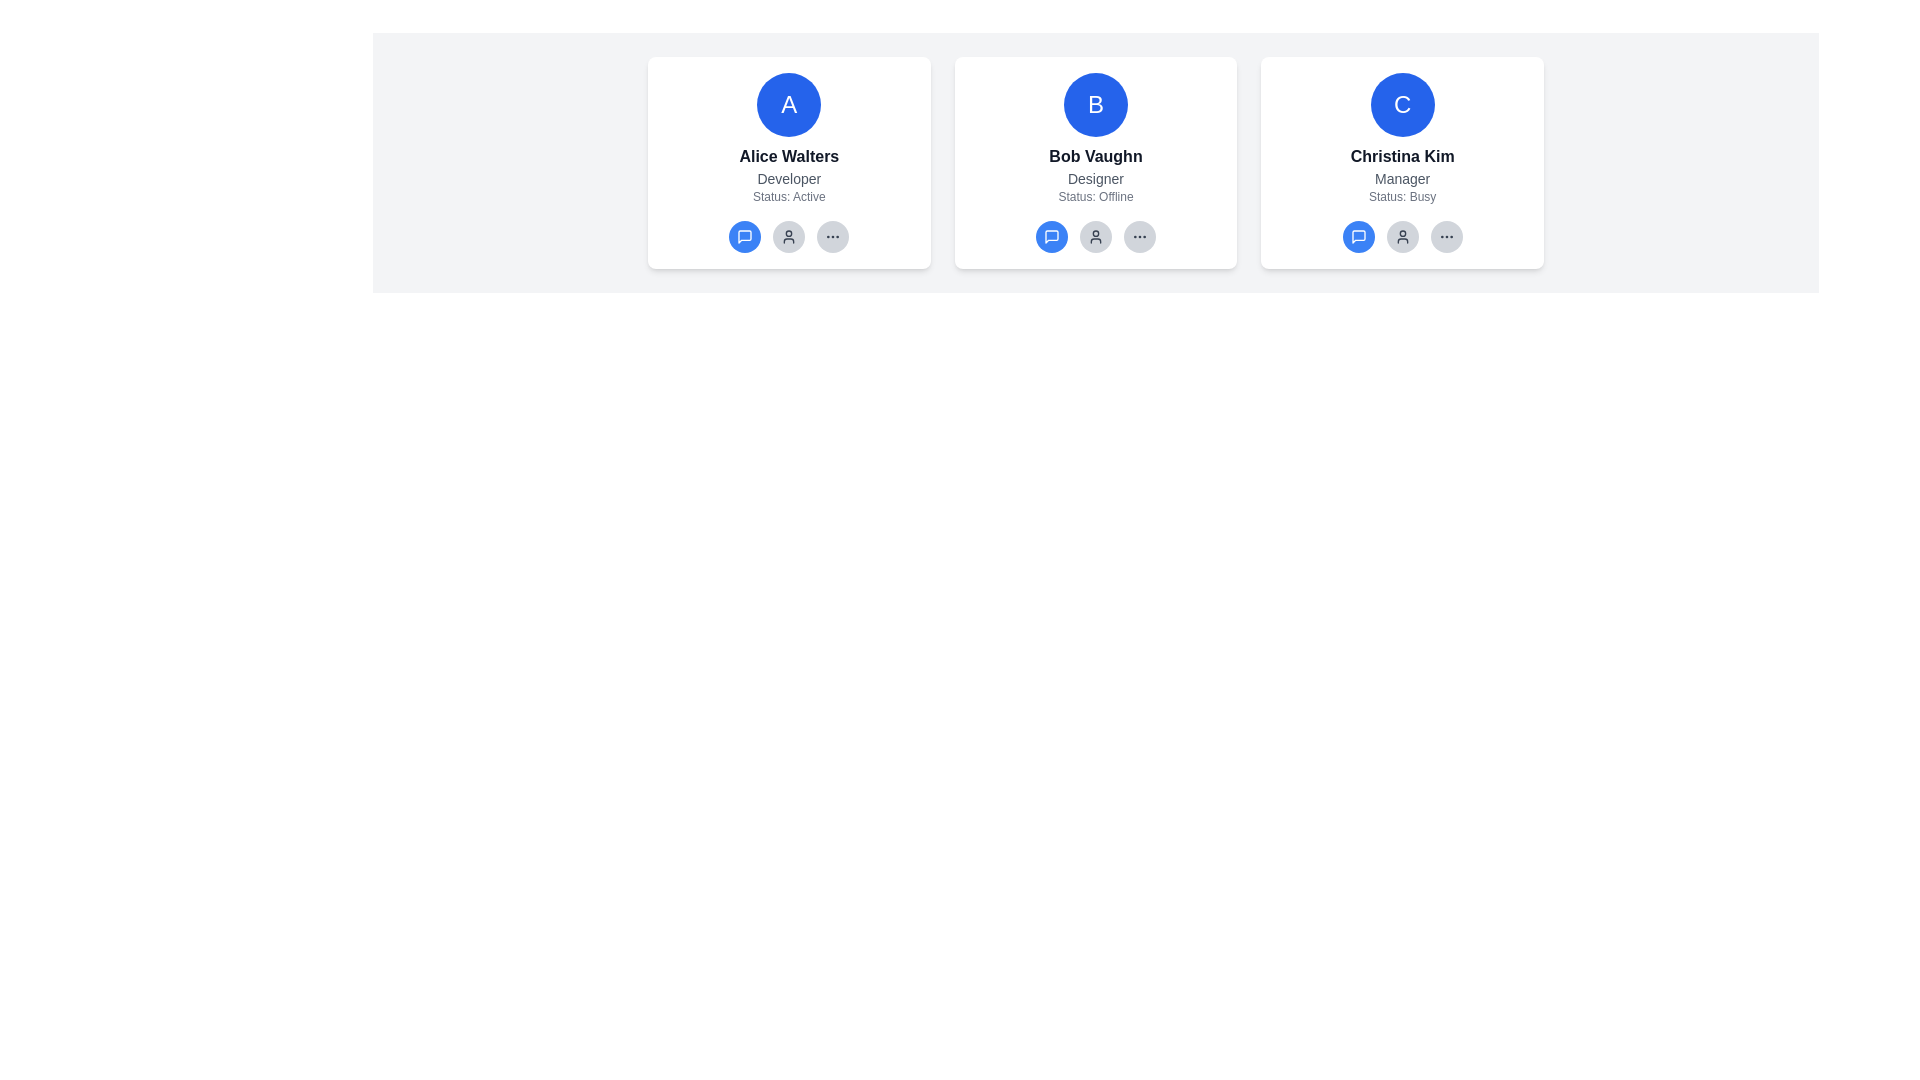 Image resolution: width=1920 pixels, height=1080 pixels. I want to click on the message bubble icon within the blue circular button located under the user card for Alice Walters for accessibility purposes, so click(744, 235).